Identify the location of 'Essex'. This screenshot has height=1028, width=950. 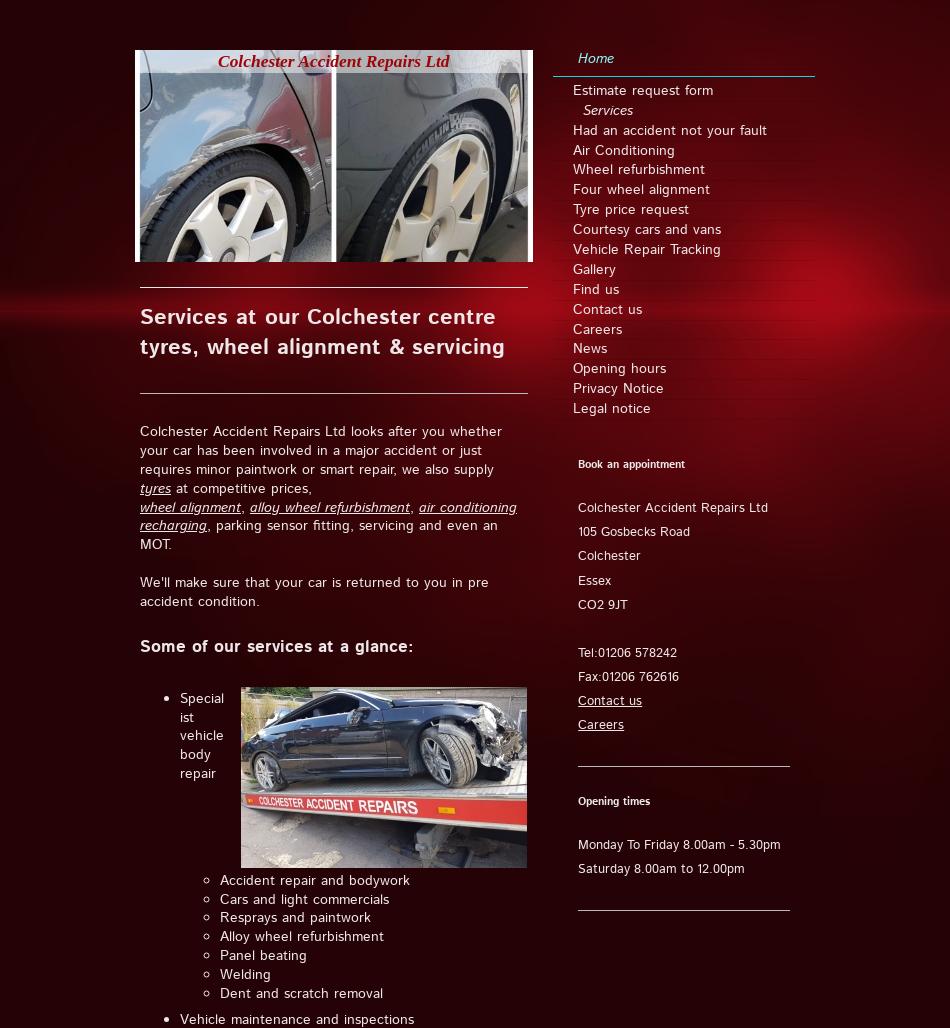
(594, 579).